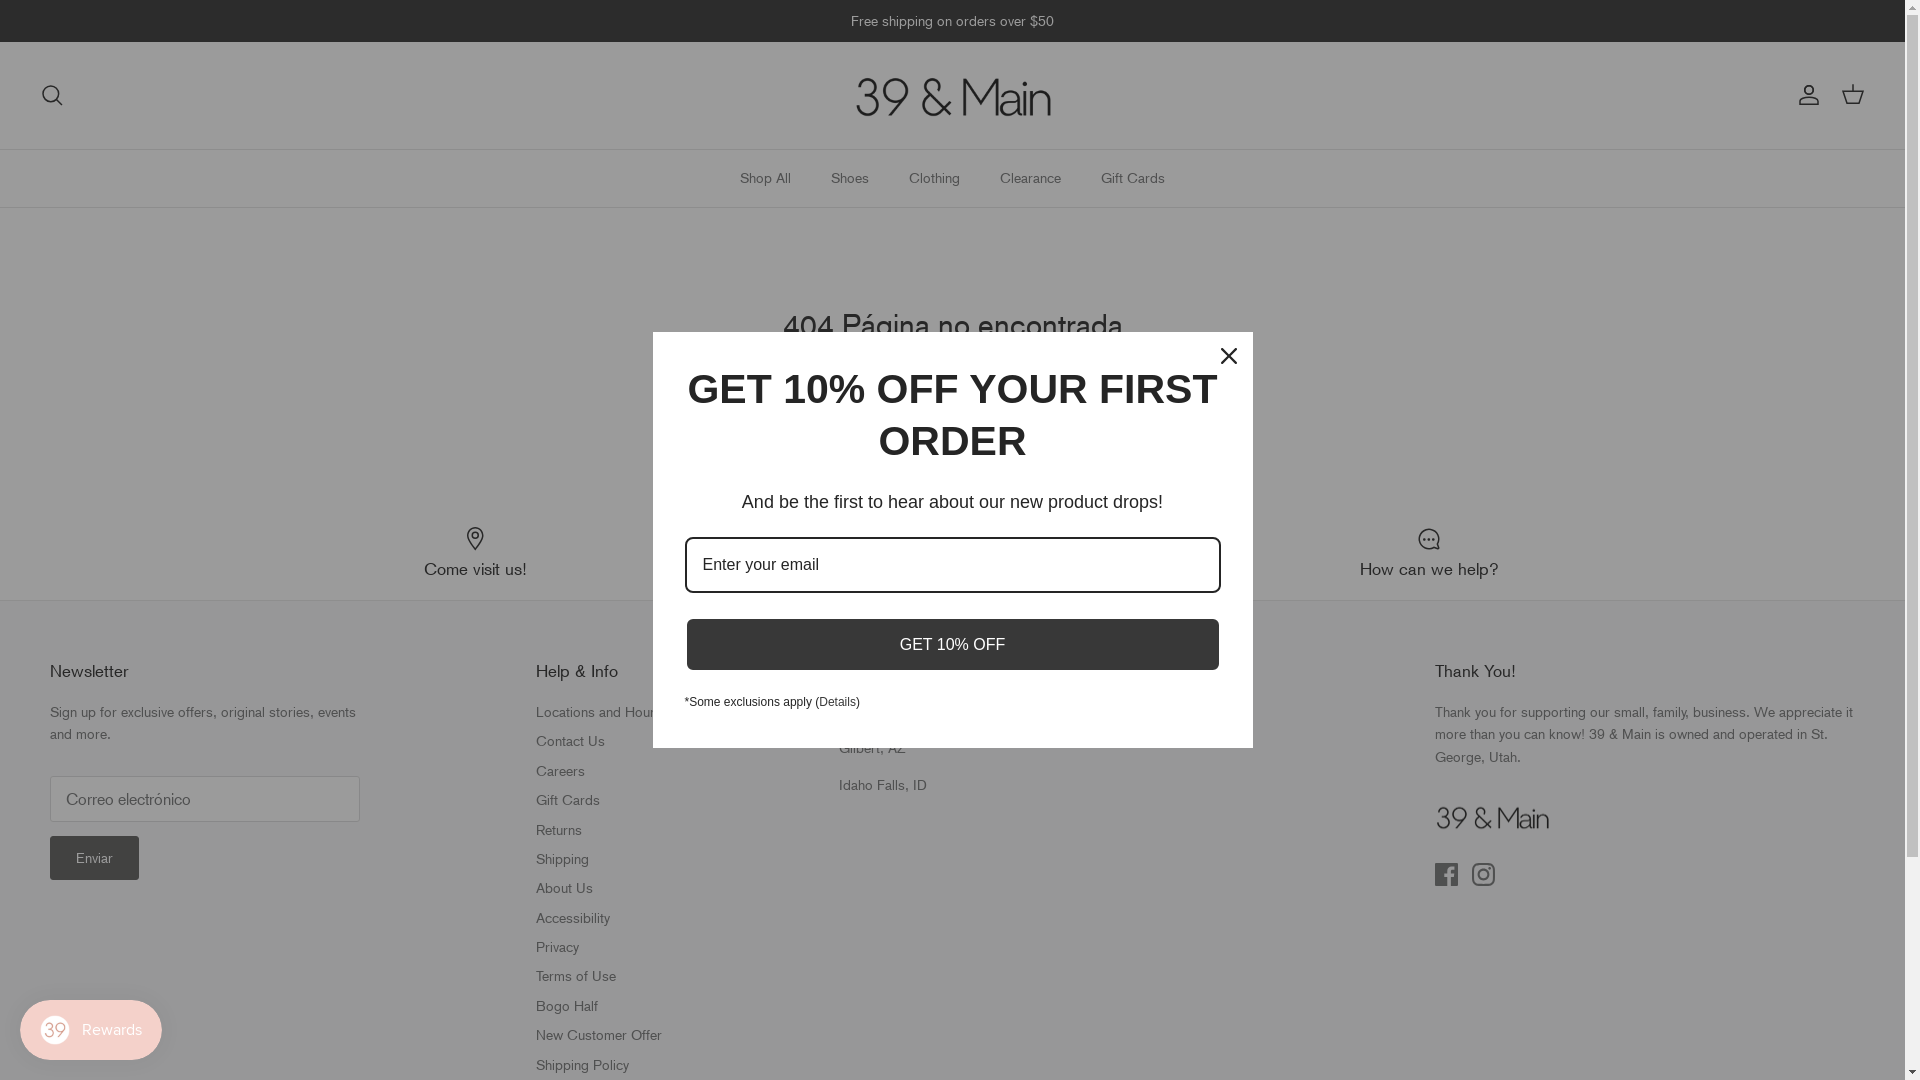 The image size is (1920, 1080). Describe the element at coordinates (563, 886) in the screenshot. I see `'About Us'` at that location.